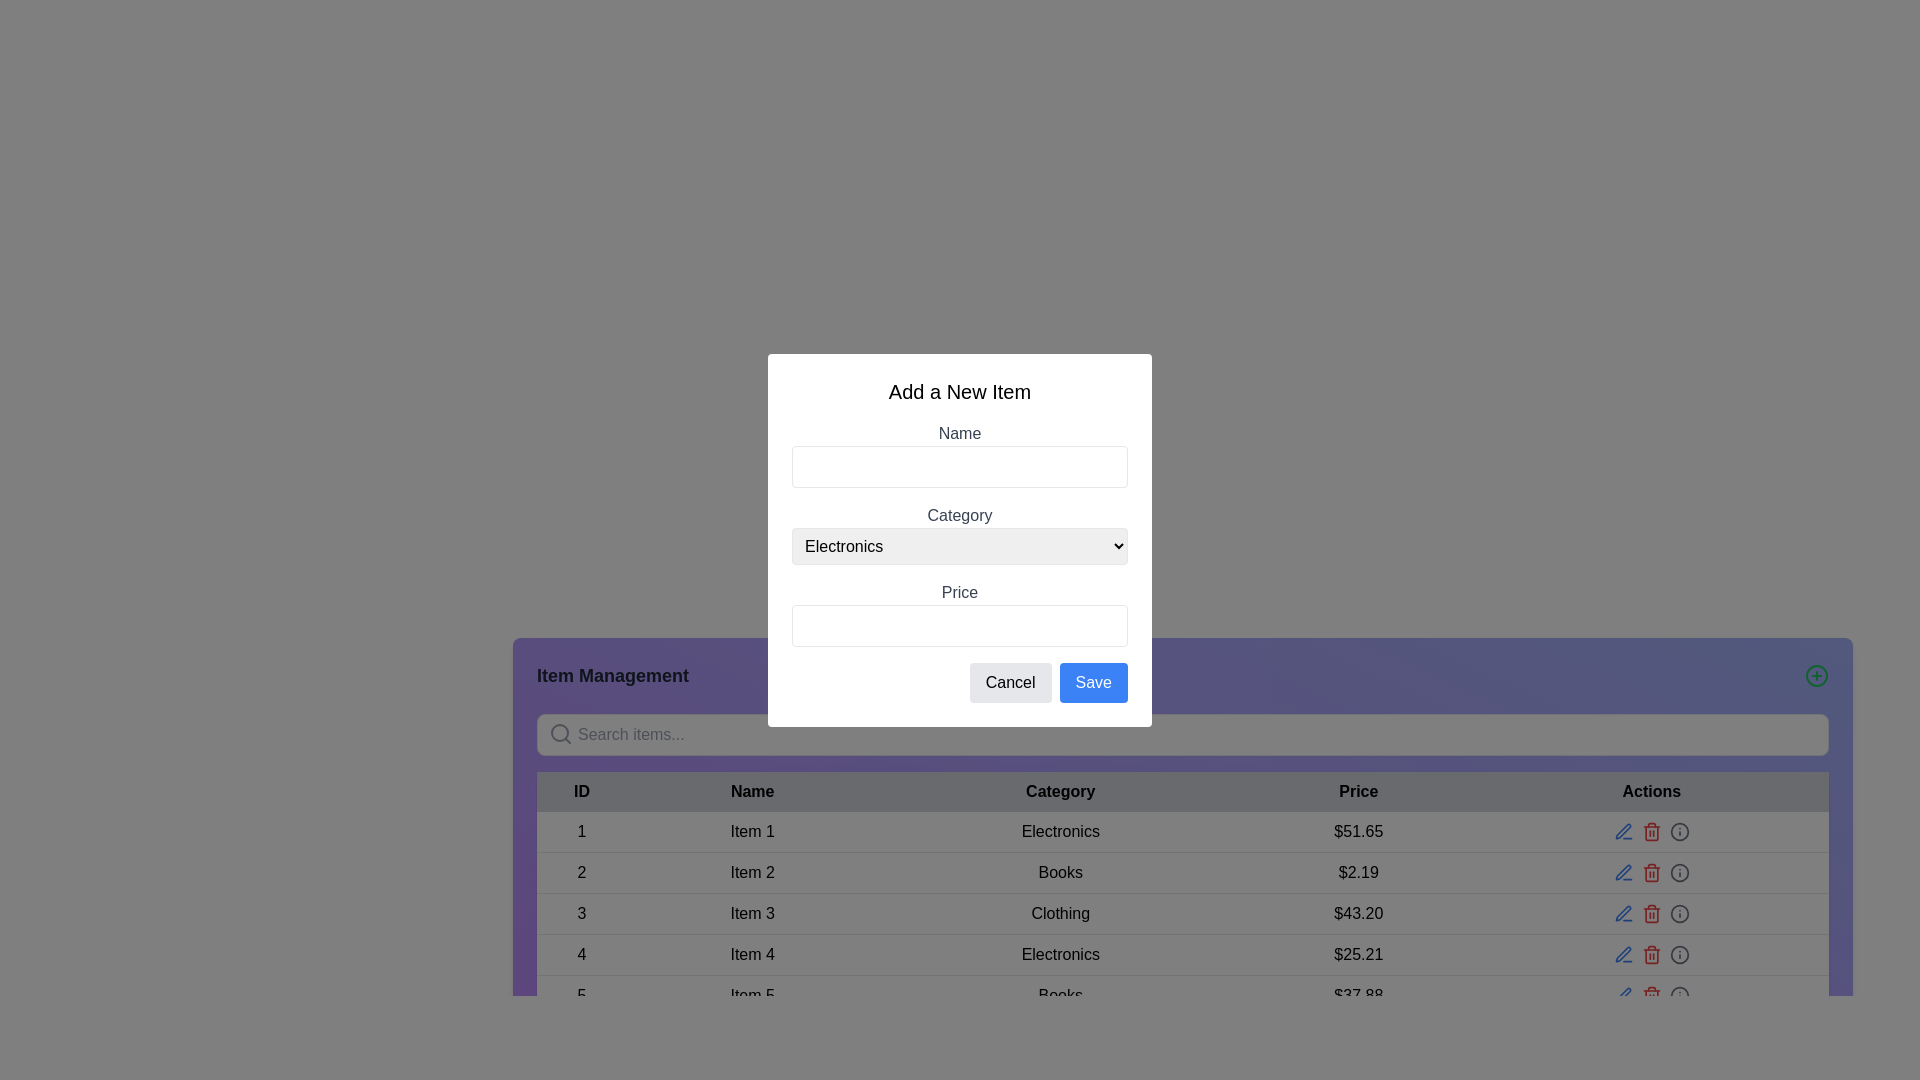 This screenshot has width=1920, height=1080. I want to click on the 'Cancel' button, which is a rectangular button with rounded corners and a gray background, displaying the text 'Cancel' in black. It is located at the bottom center of the dialog box, to the left of the 'Save' button, so click(1010, 681).